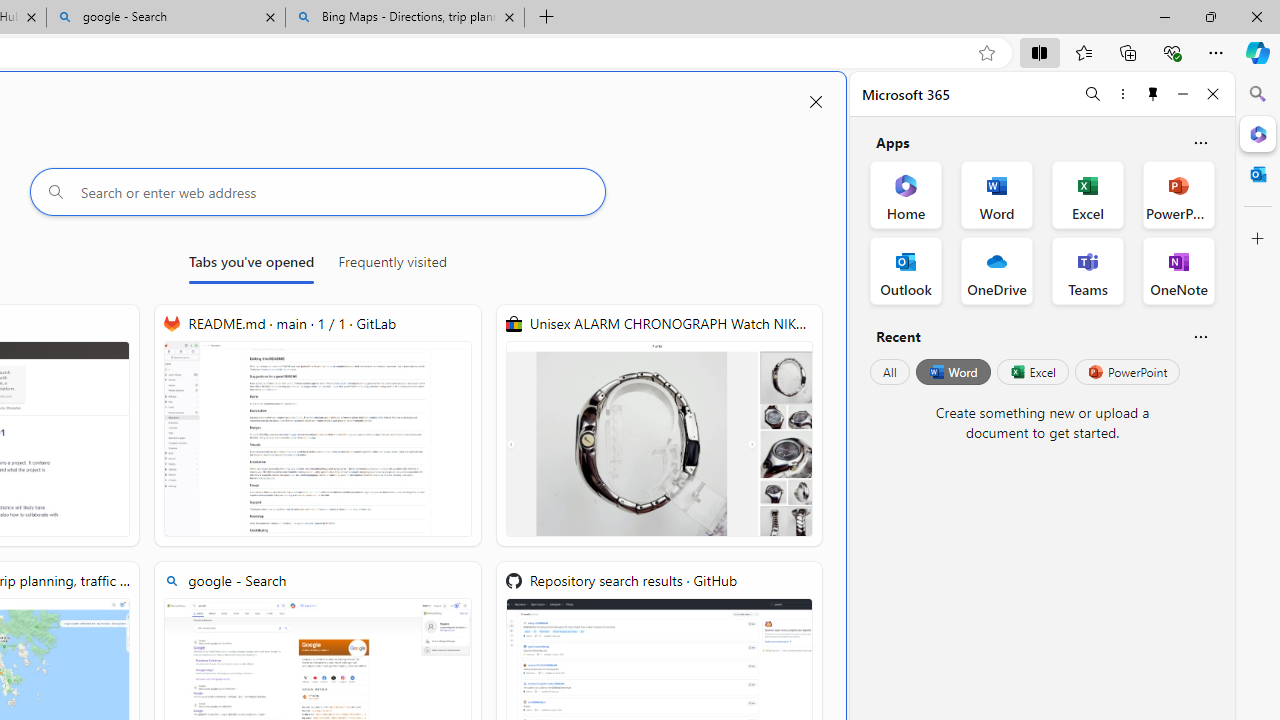  Describe the element at coordinates (1200, 335) in the screenshot. I see `'Is this helpful?'` at that location.